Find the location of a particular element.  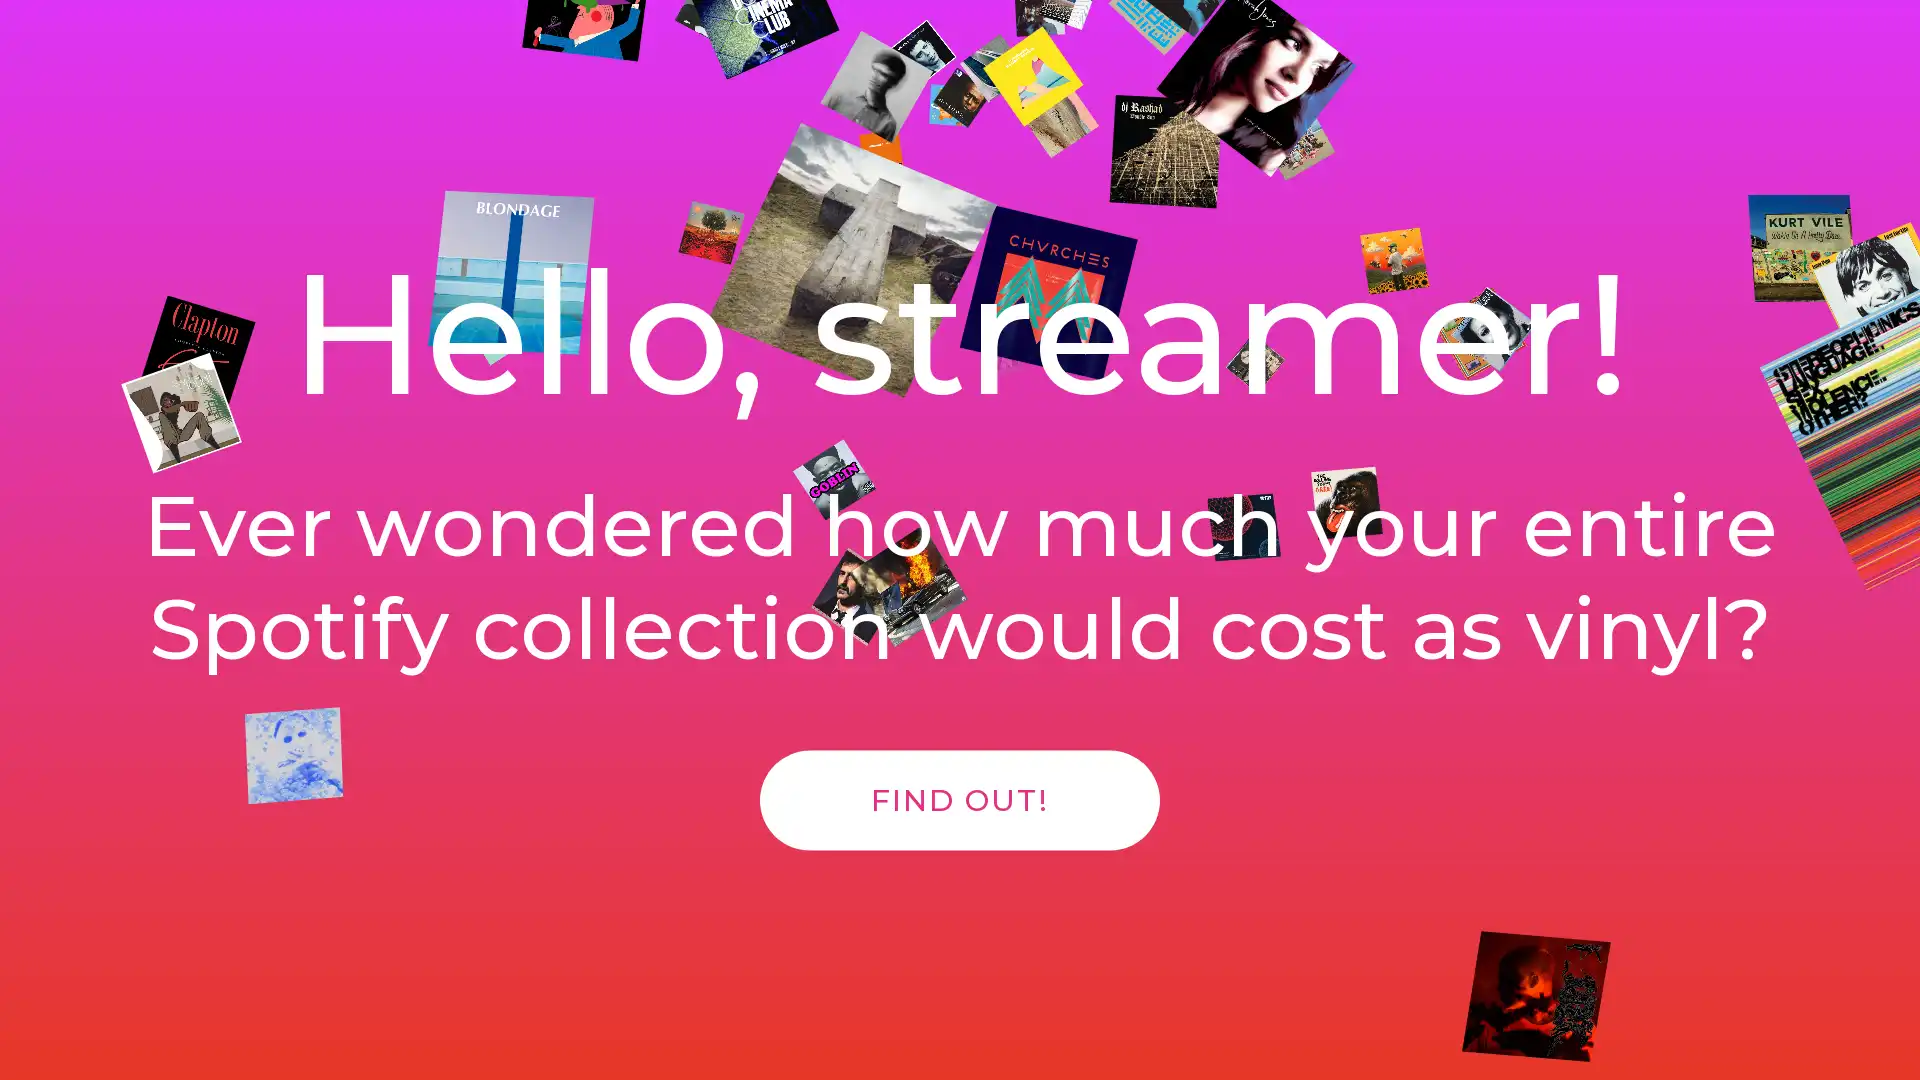

FIND OUT! is located at coordinates (960, 821).